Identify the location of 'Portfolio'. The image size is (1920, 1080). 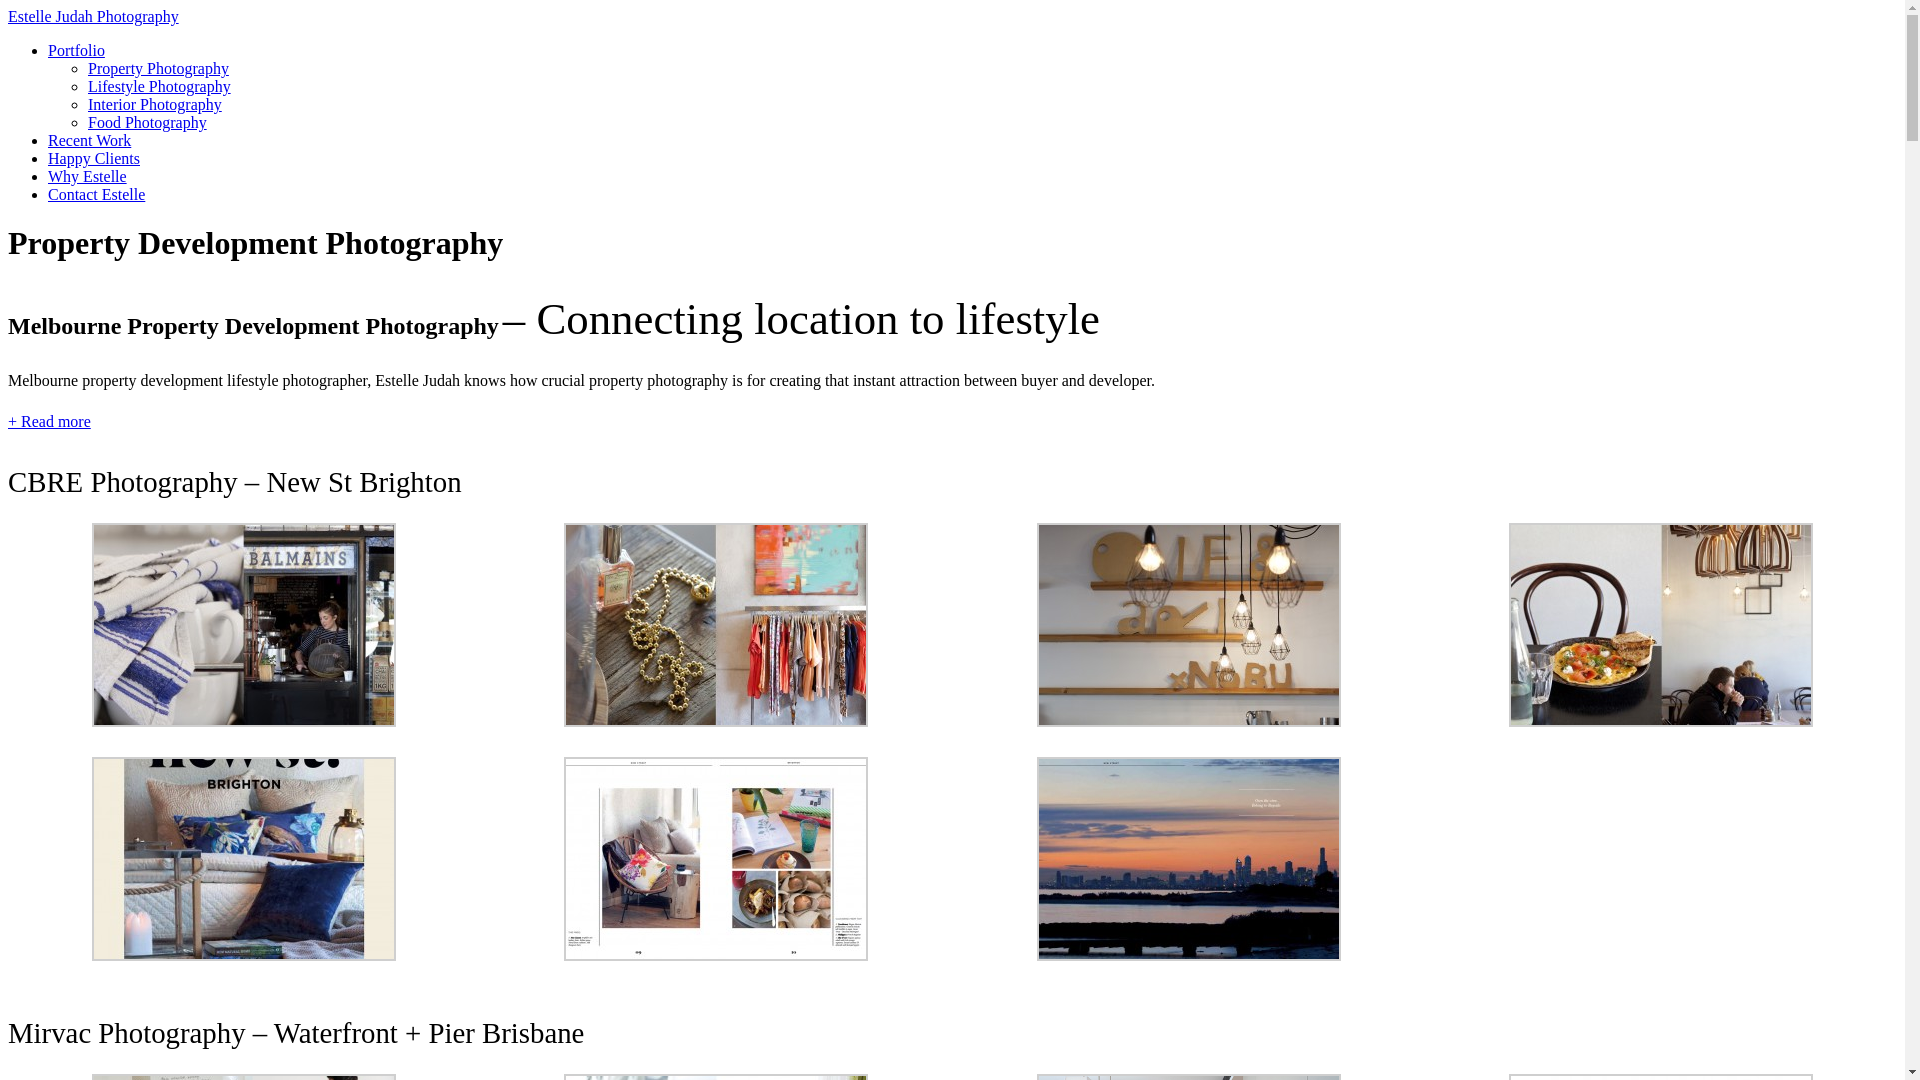
(76, 49).